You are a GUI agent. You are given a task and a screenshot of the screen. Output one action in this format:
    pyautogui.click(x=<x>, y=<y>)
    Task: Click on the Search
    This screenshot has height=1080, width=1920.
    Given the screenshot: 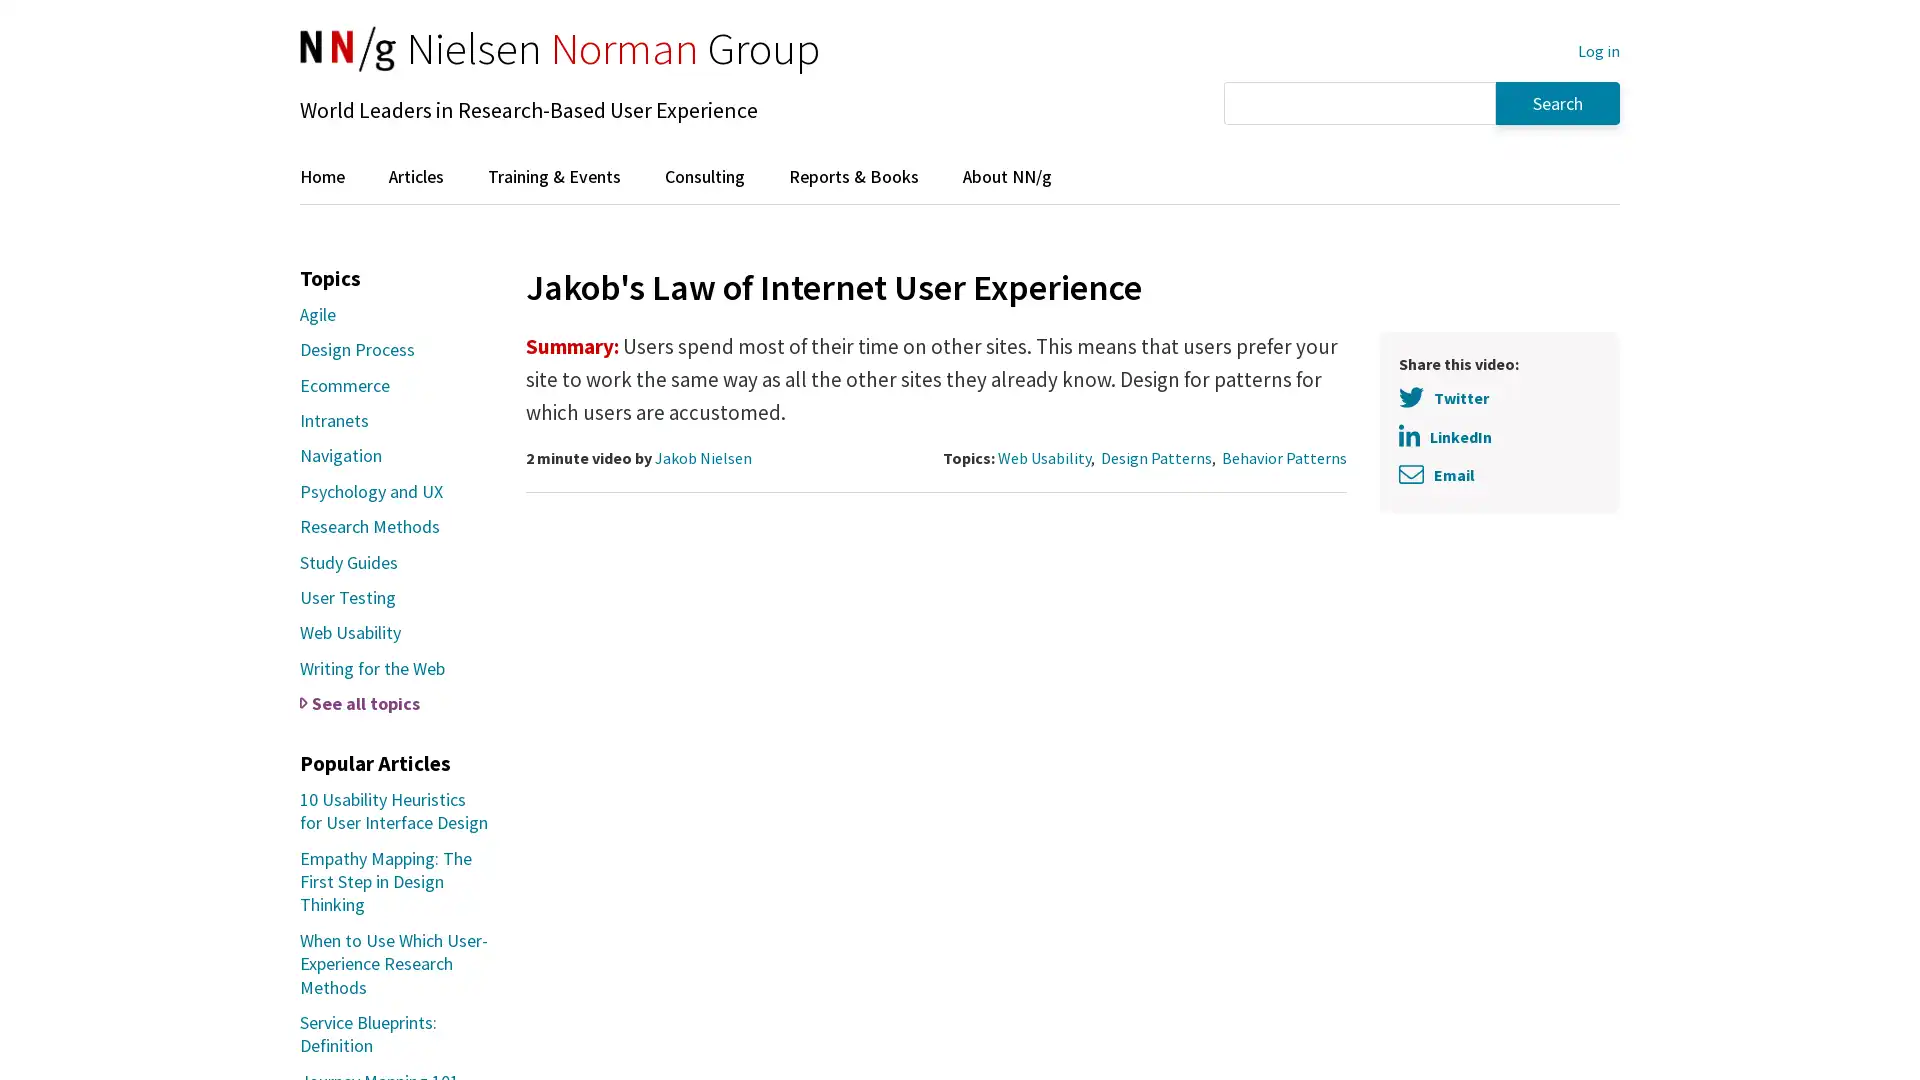 What is the action you would take?
    pyautogui.click(x=1557, y=102)
    